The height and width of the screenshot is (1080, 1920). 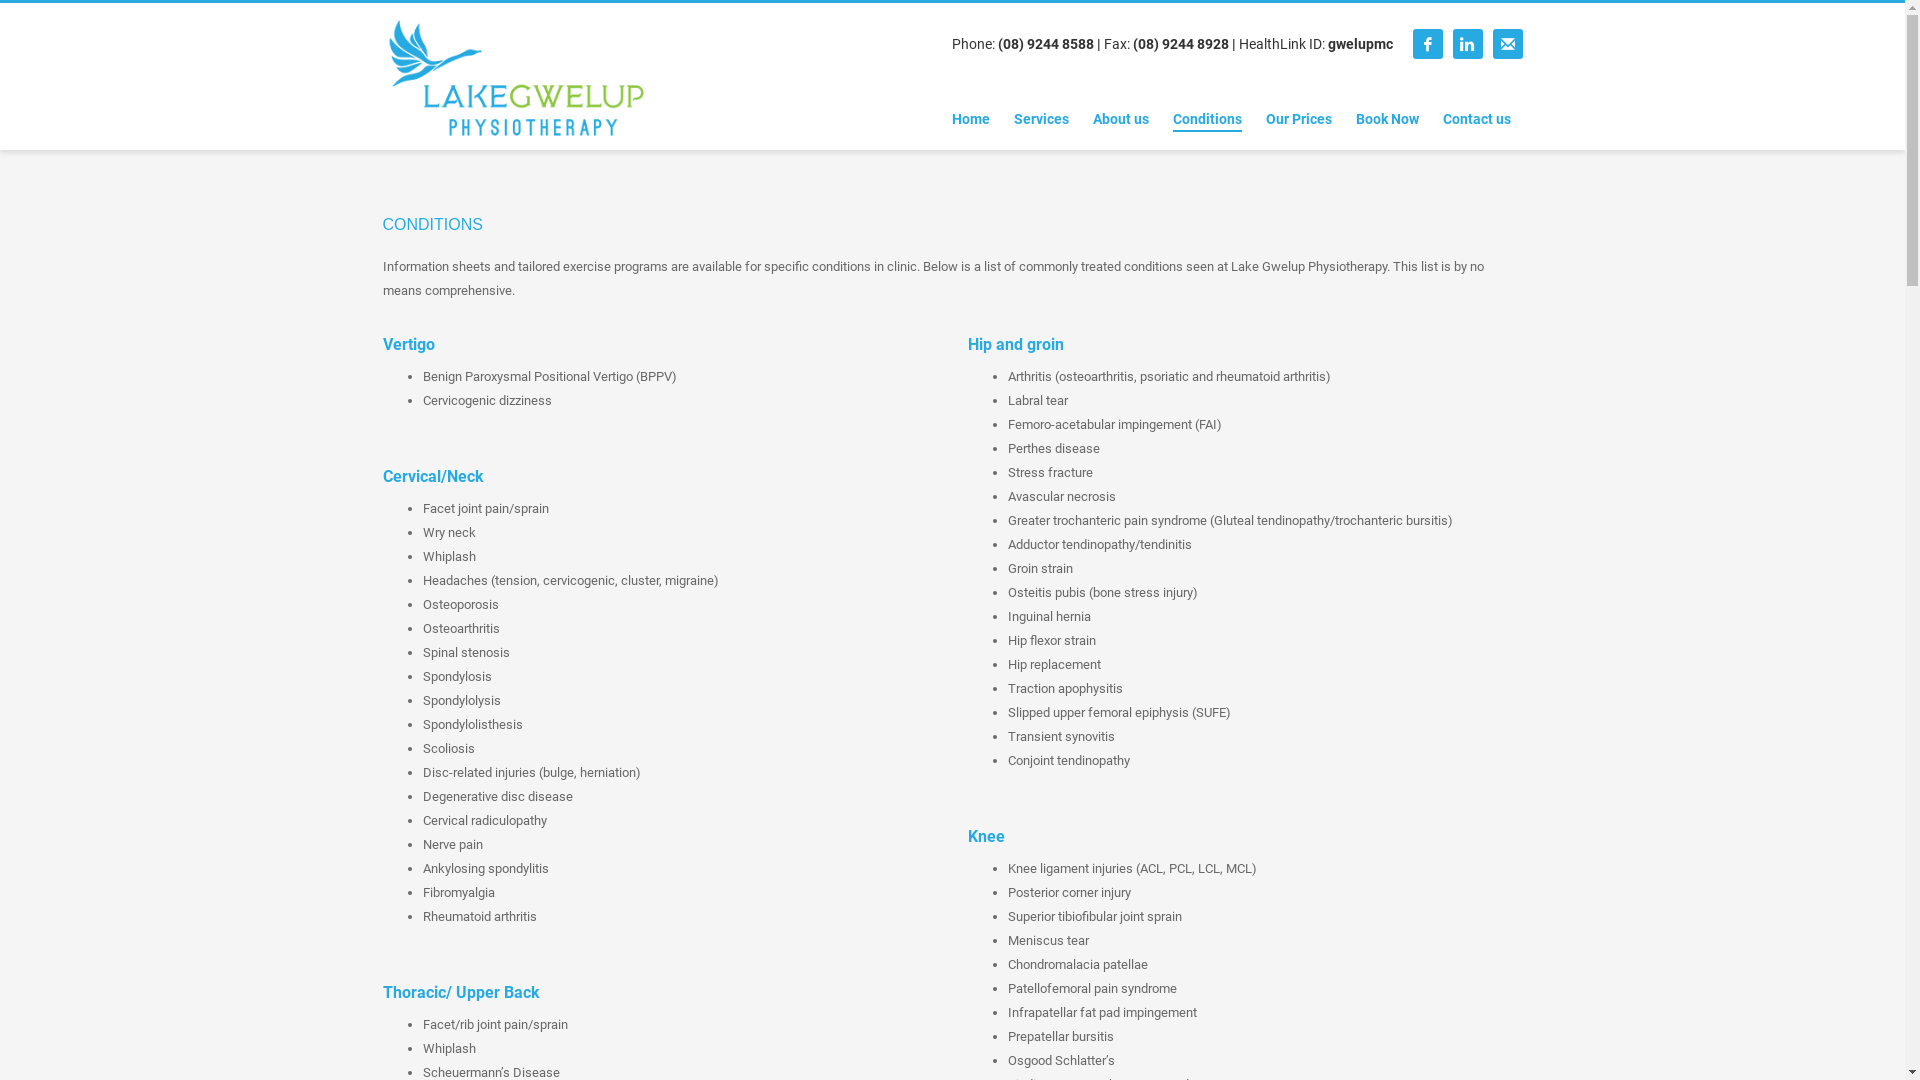 What do you see at coordinates (1079, 119) in the screenshot?
I see `'About us'` at bounding box center [1079, 119].